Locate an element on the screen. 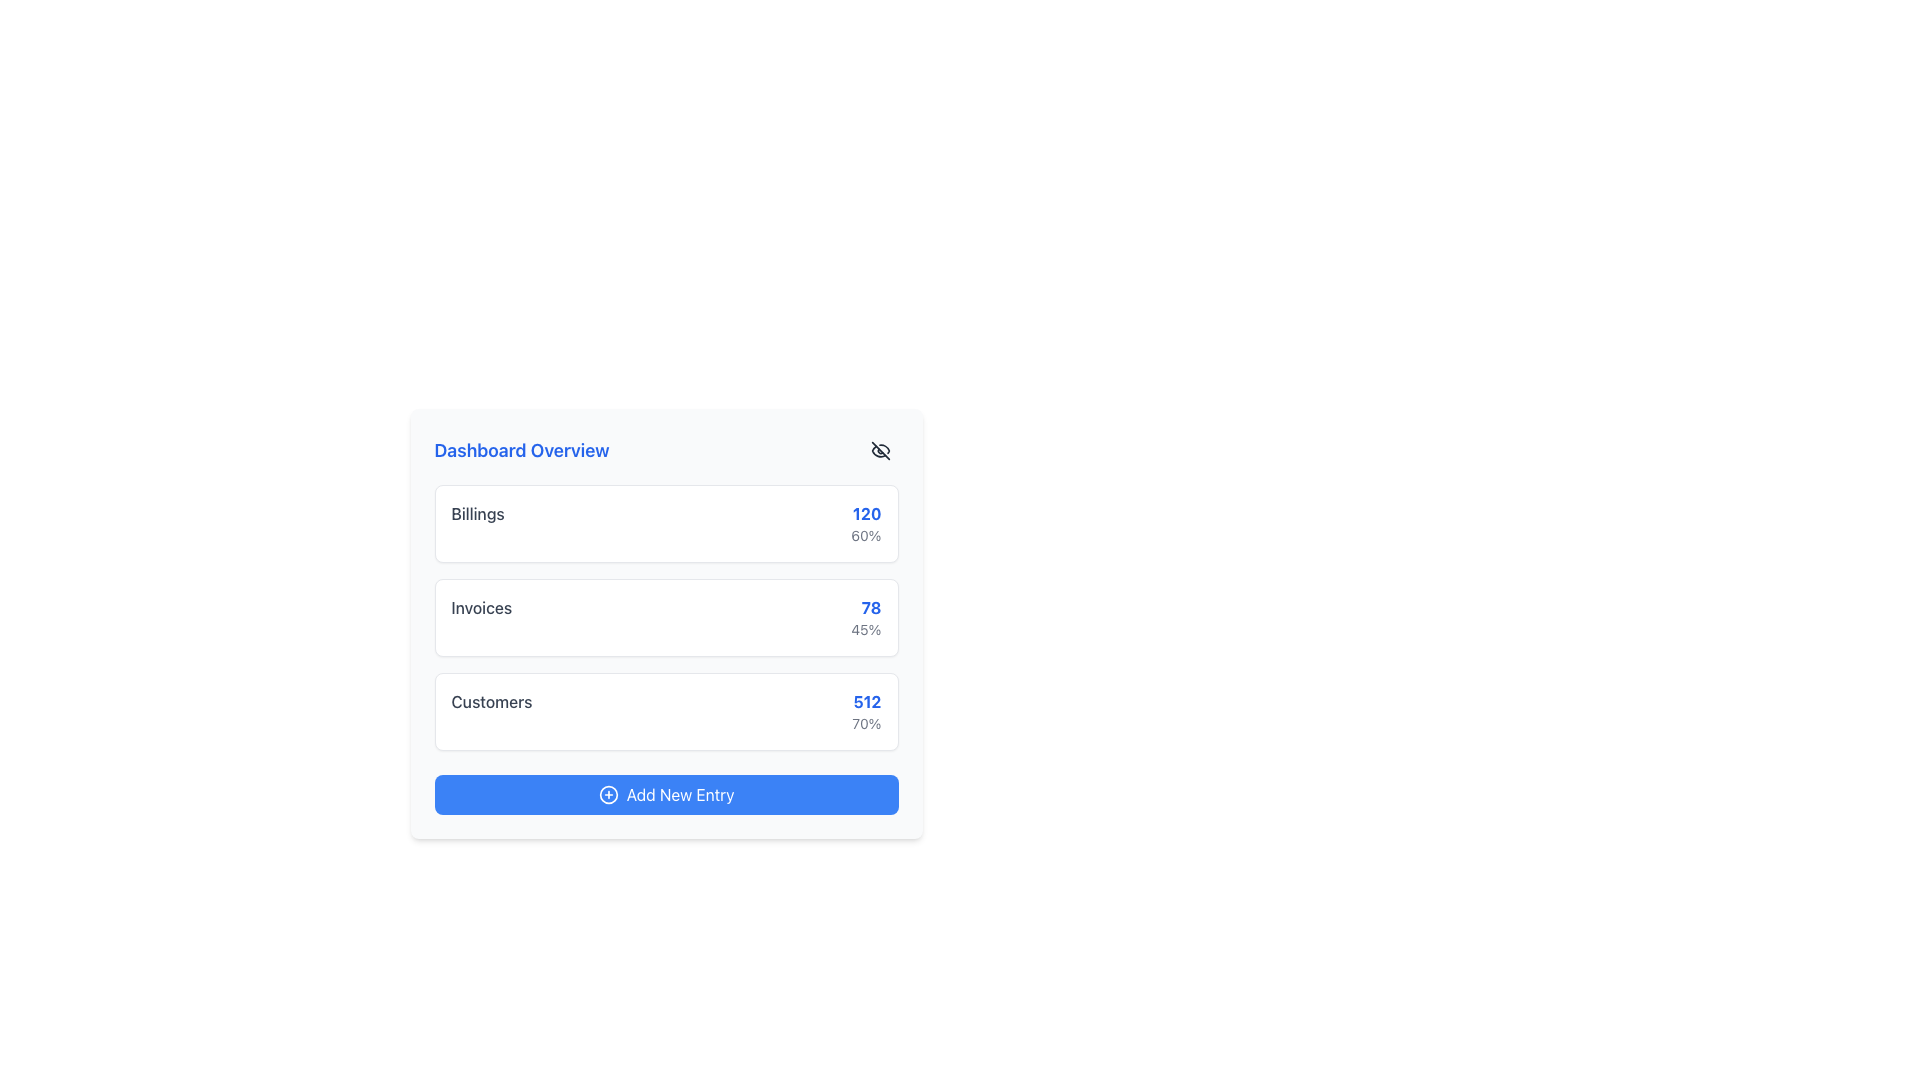 The image size is (1920, 1080). the circular icon located to the left of the 'Add New Entry' button text is located at coordinates (607, 793).